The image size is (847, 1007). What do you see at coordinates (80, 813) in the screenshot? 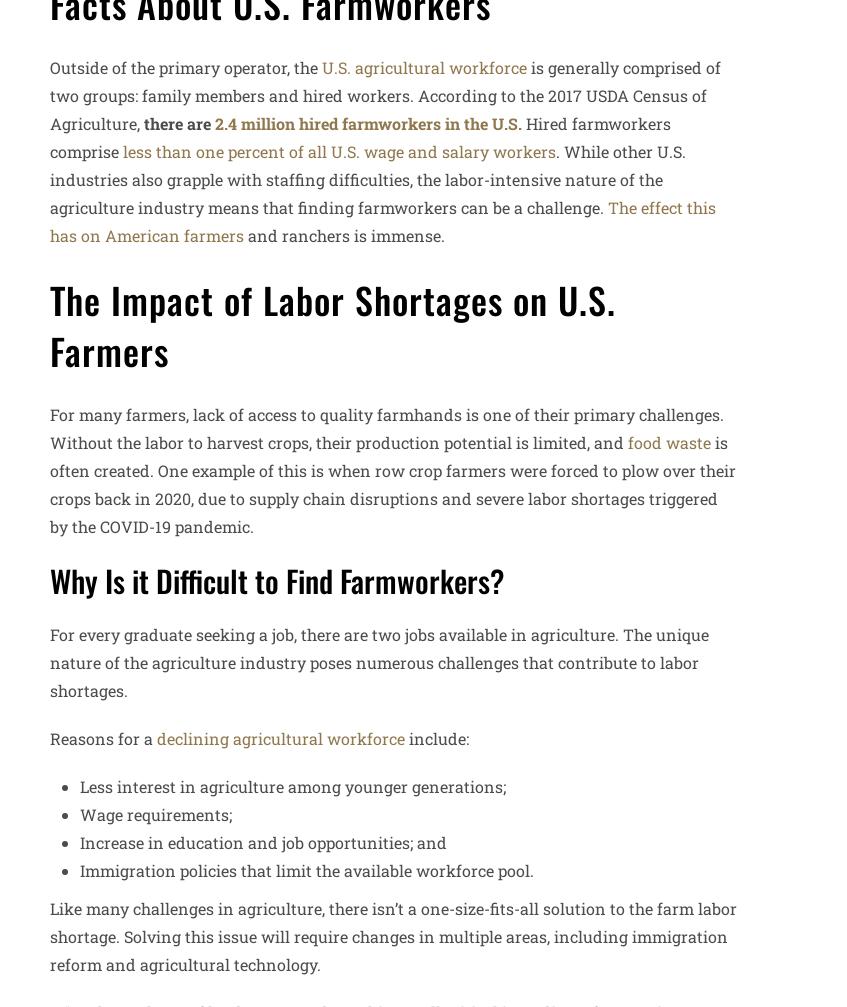
I see `'Wage requirements;'` at bounding box center [80, 813].